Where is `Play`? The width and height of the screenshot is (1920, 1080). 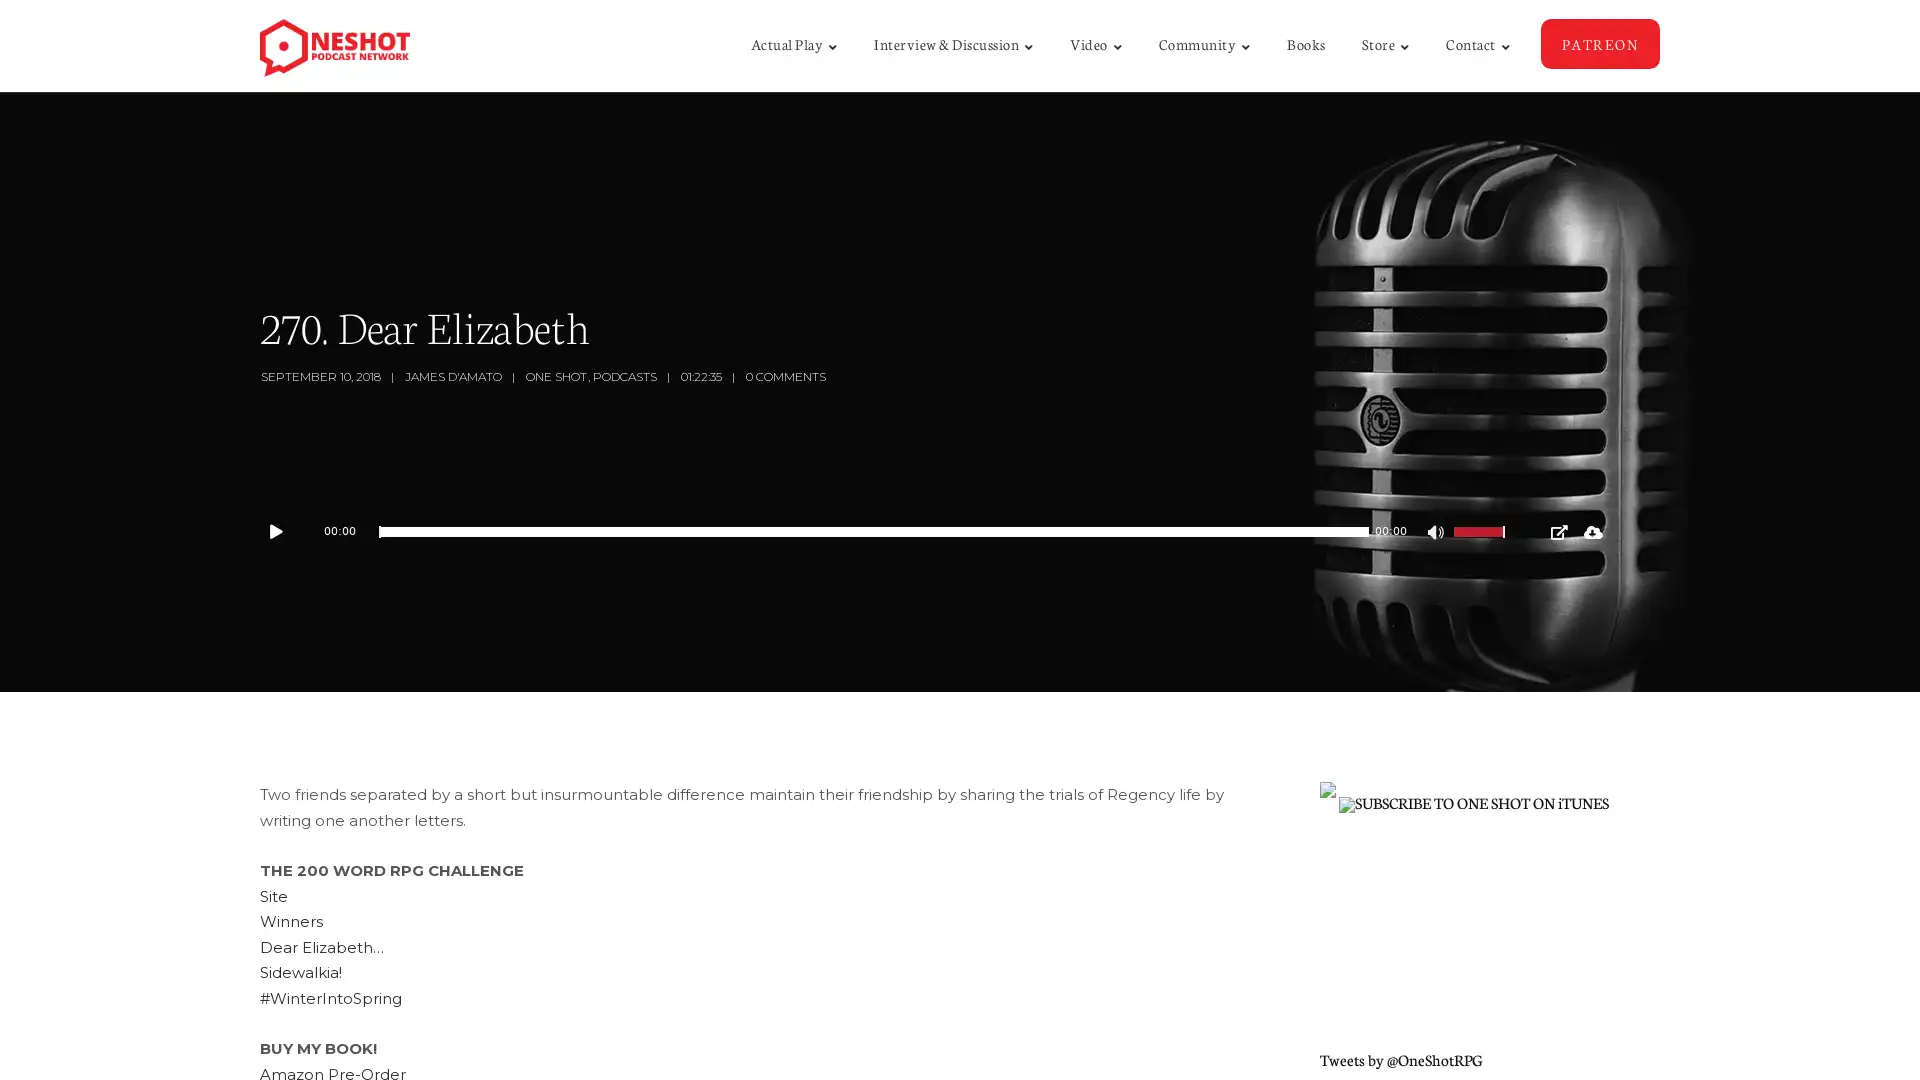
Play is located at coordinates (285, 531).